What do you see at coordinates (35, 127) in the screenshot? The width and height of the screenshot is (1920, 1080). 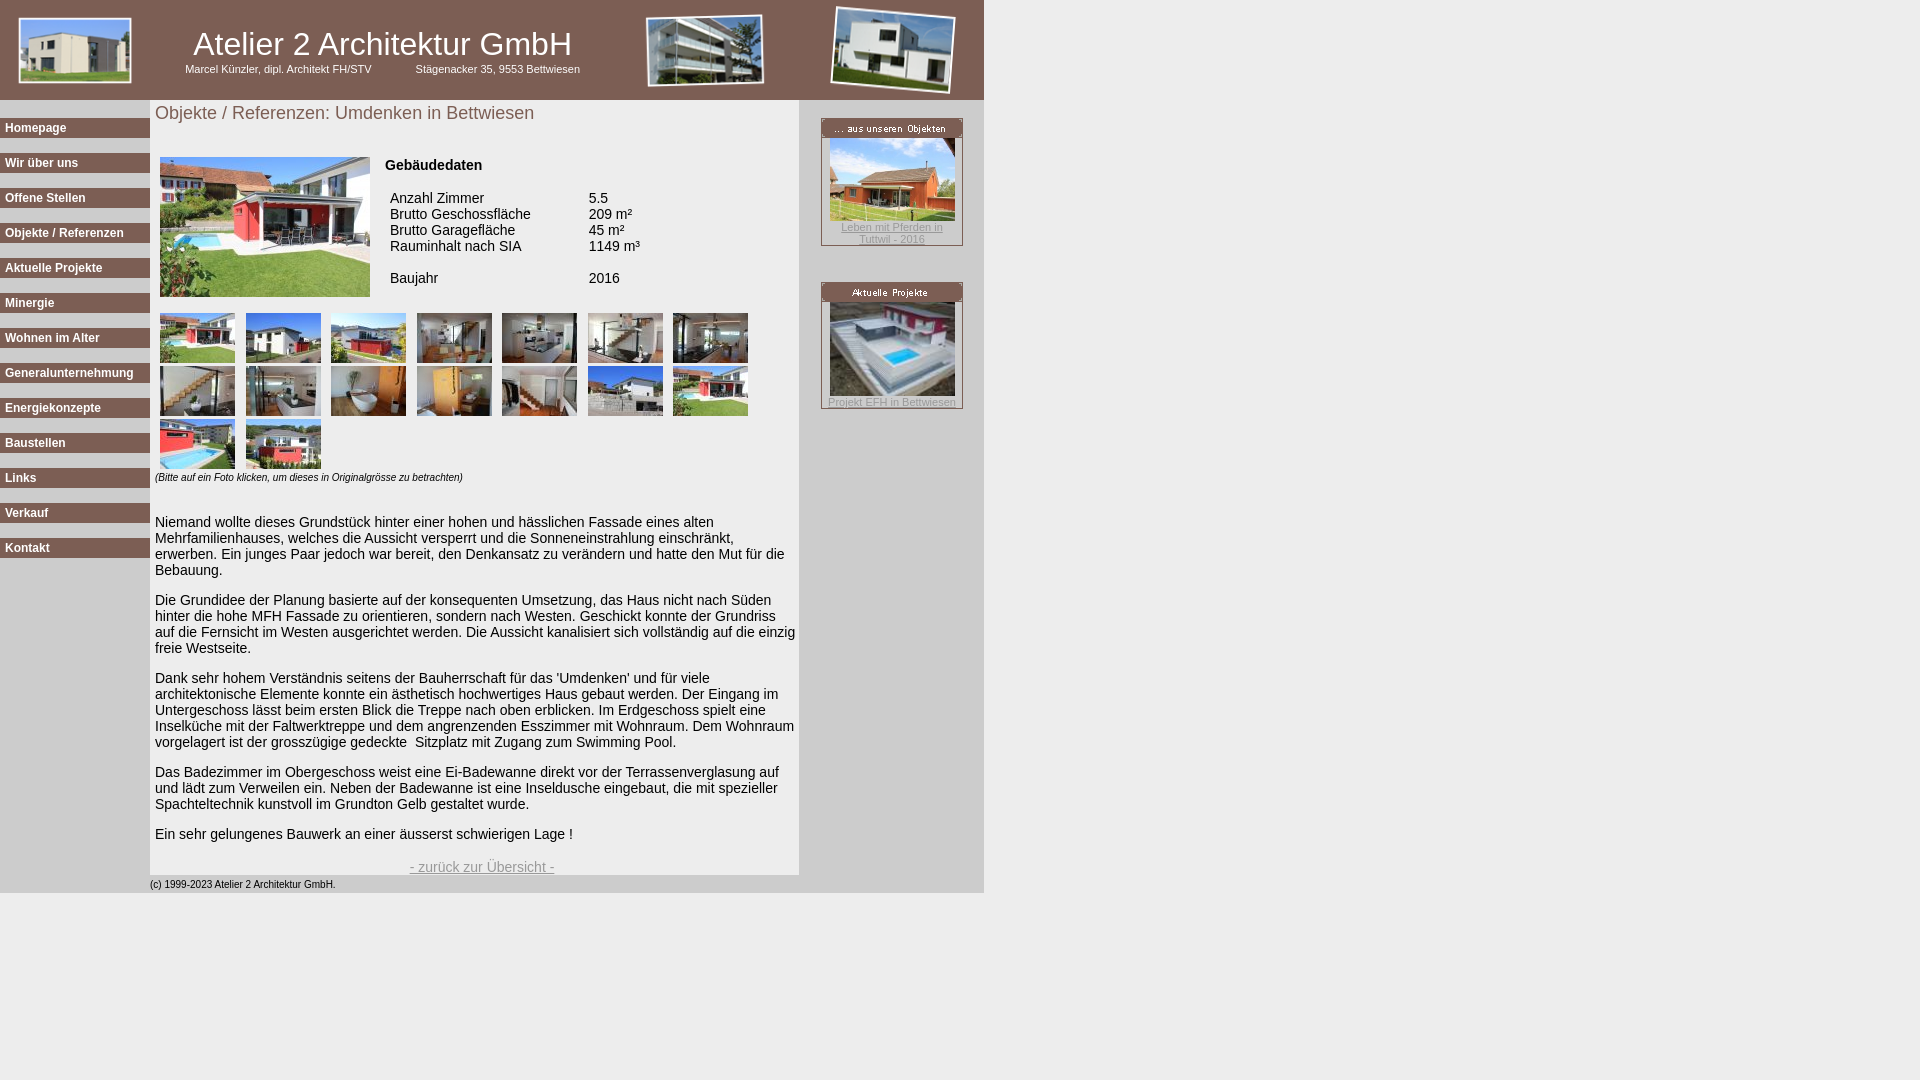 I see `'Homepage'` at bounding box center [35, 127].